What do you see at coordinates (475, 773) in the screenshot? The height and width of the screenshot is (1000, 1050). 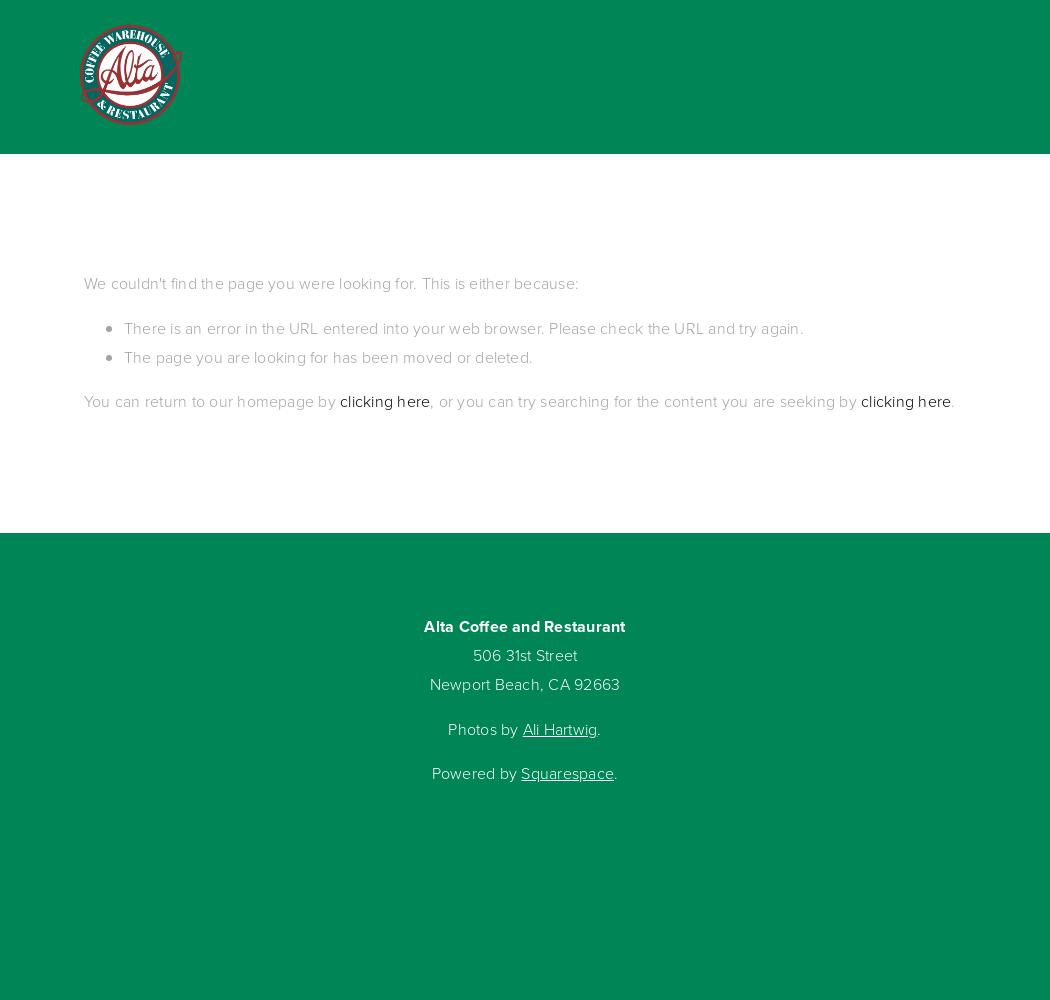 I see `'Powered by'` at bounding box center [475, 773].